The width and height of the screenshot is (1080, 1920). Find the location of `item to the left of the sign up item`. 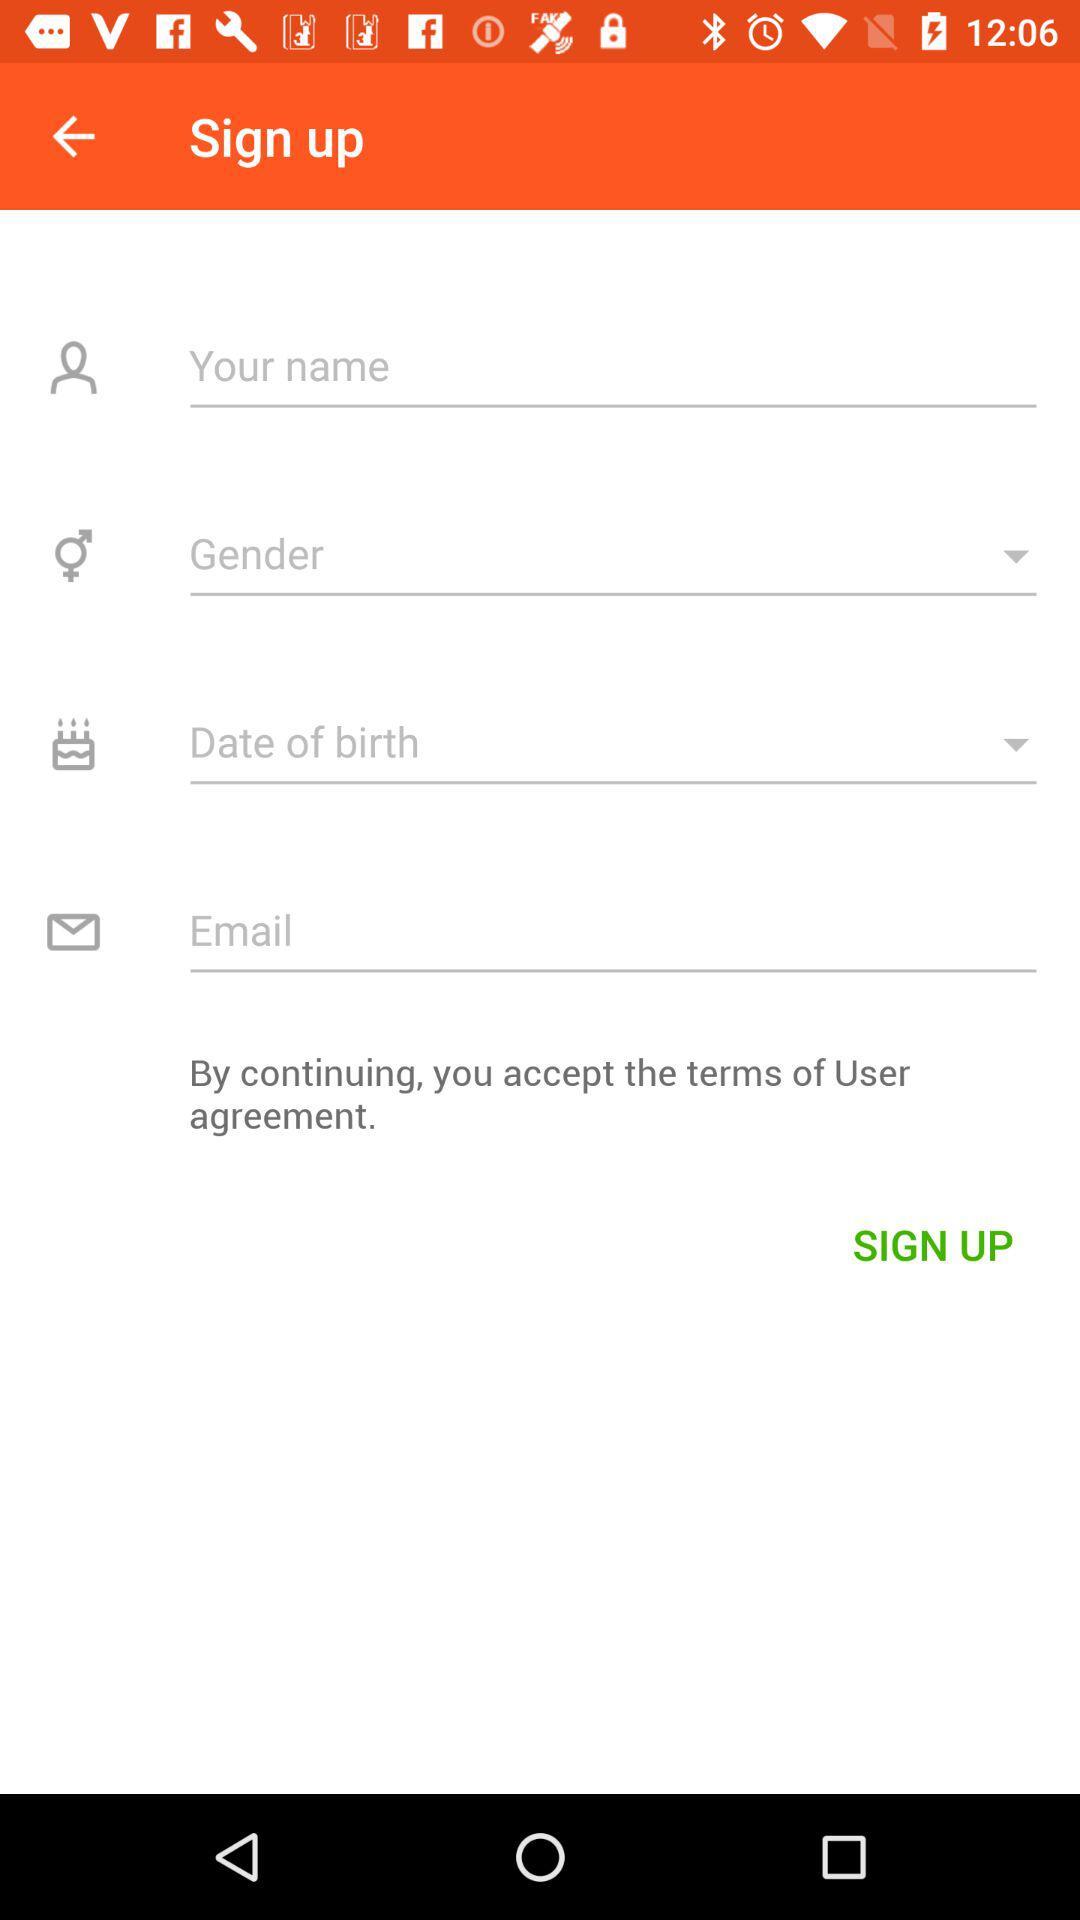

item to the left of the sign up item is located at coordinates (72, 135).